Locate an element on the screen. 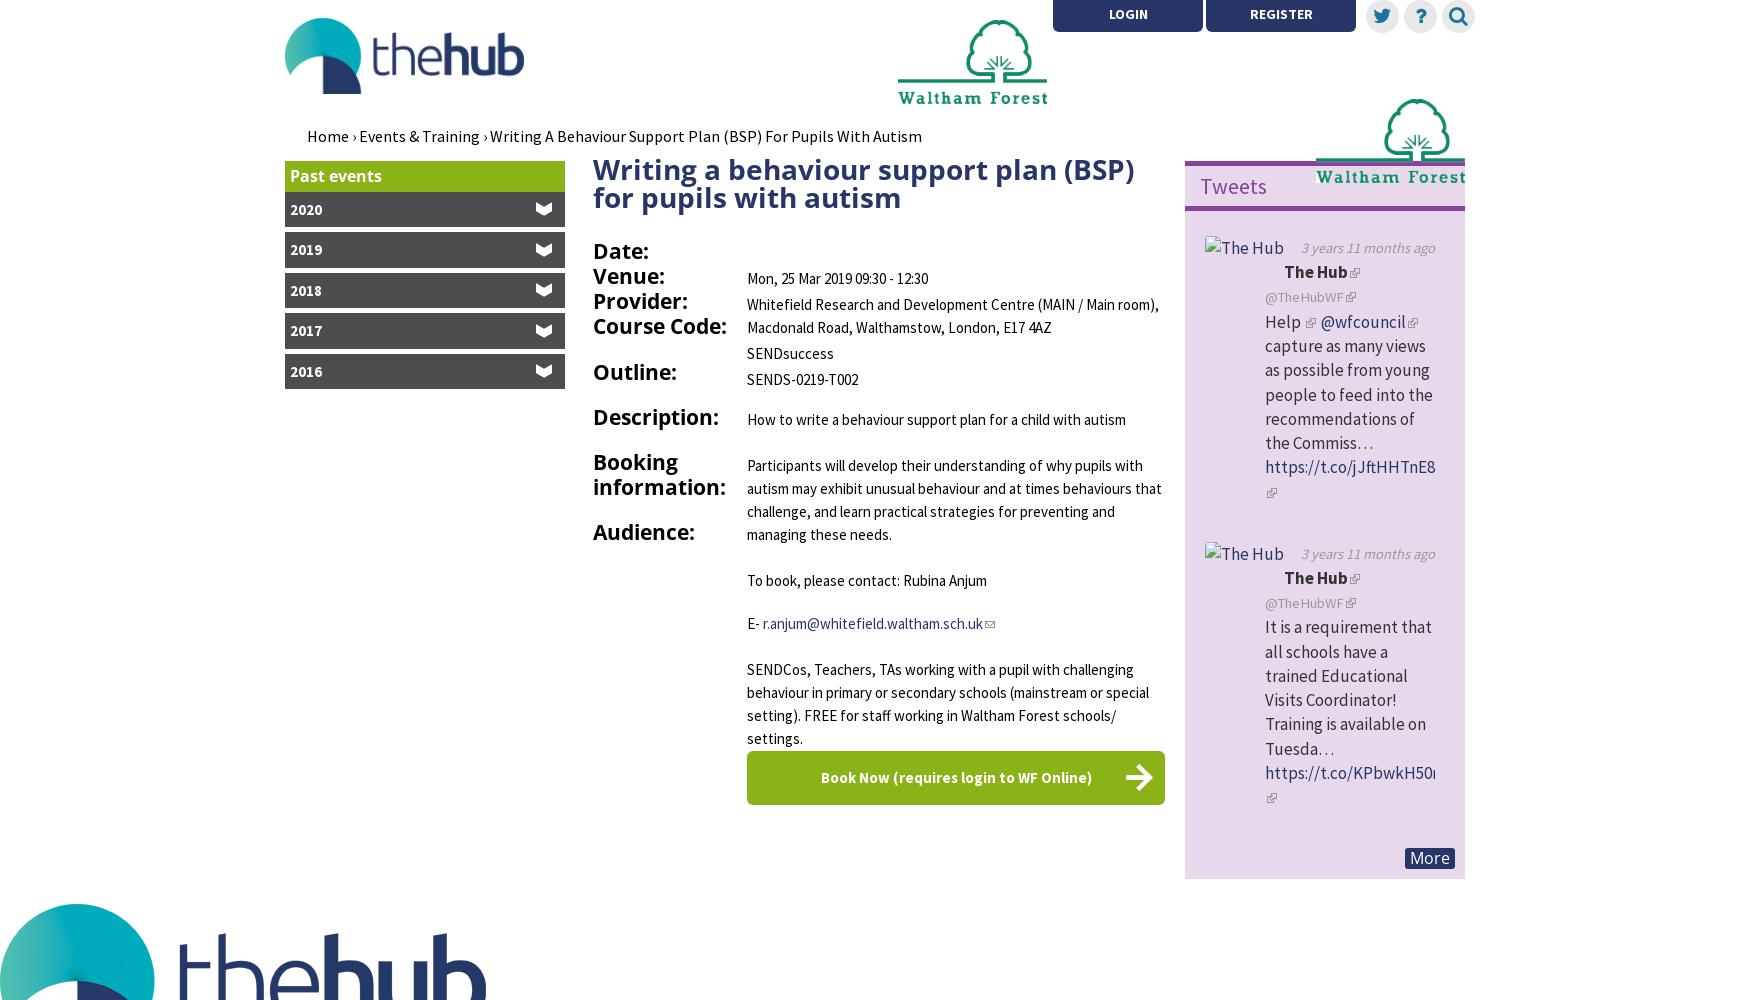 Image resolution: width=1750 pixels, height=1000 pixels. 'SENDCos, Teachers, TAs working with a pupil with challenging behaviour in primary or secondary schools (mainstream or special setting).

FREE for staff working in Waltham Forest schools/ settings.' is located at coordinates (947, 703).